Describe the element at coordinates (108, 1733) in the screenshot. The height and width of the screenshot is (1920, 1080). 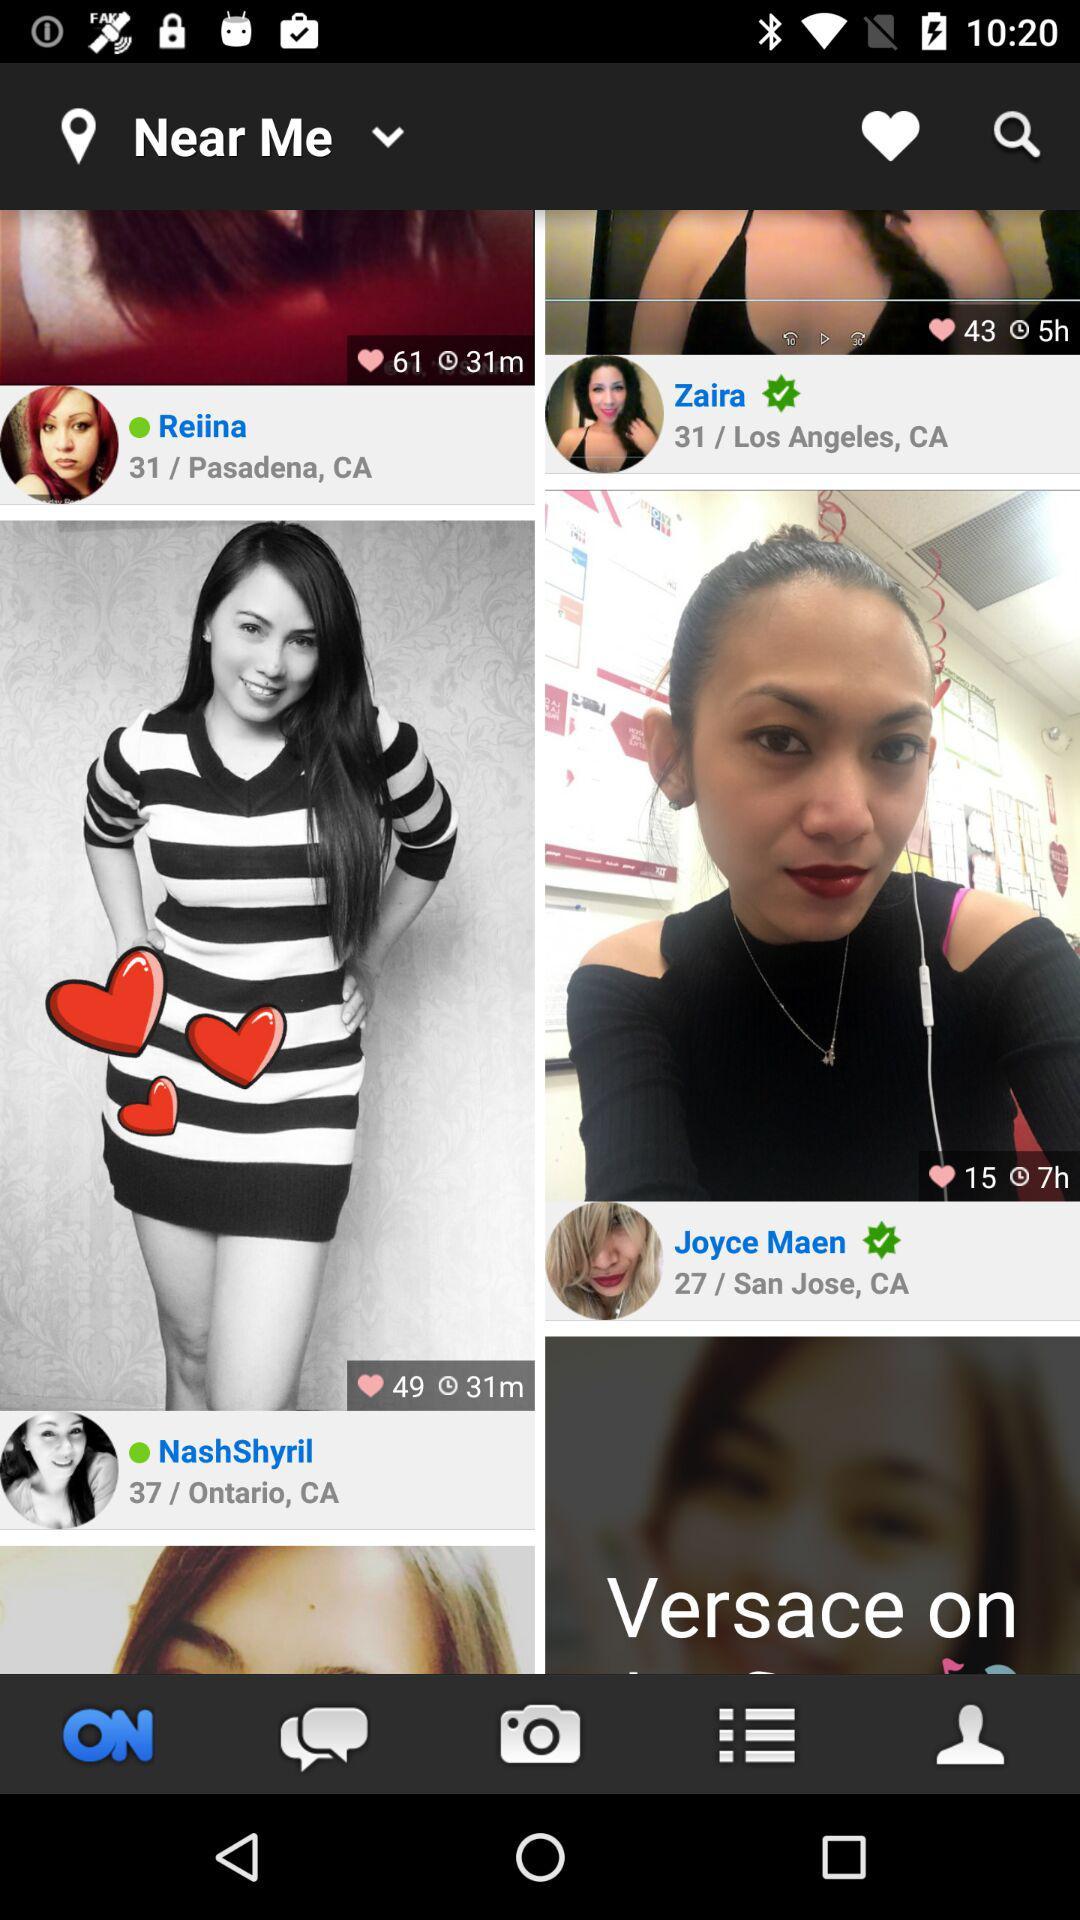
I see `app activated` at that location.